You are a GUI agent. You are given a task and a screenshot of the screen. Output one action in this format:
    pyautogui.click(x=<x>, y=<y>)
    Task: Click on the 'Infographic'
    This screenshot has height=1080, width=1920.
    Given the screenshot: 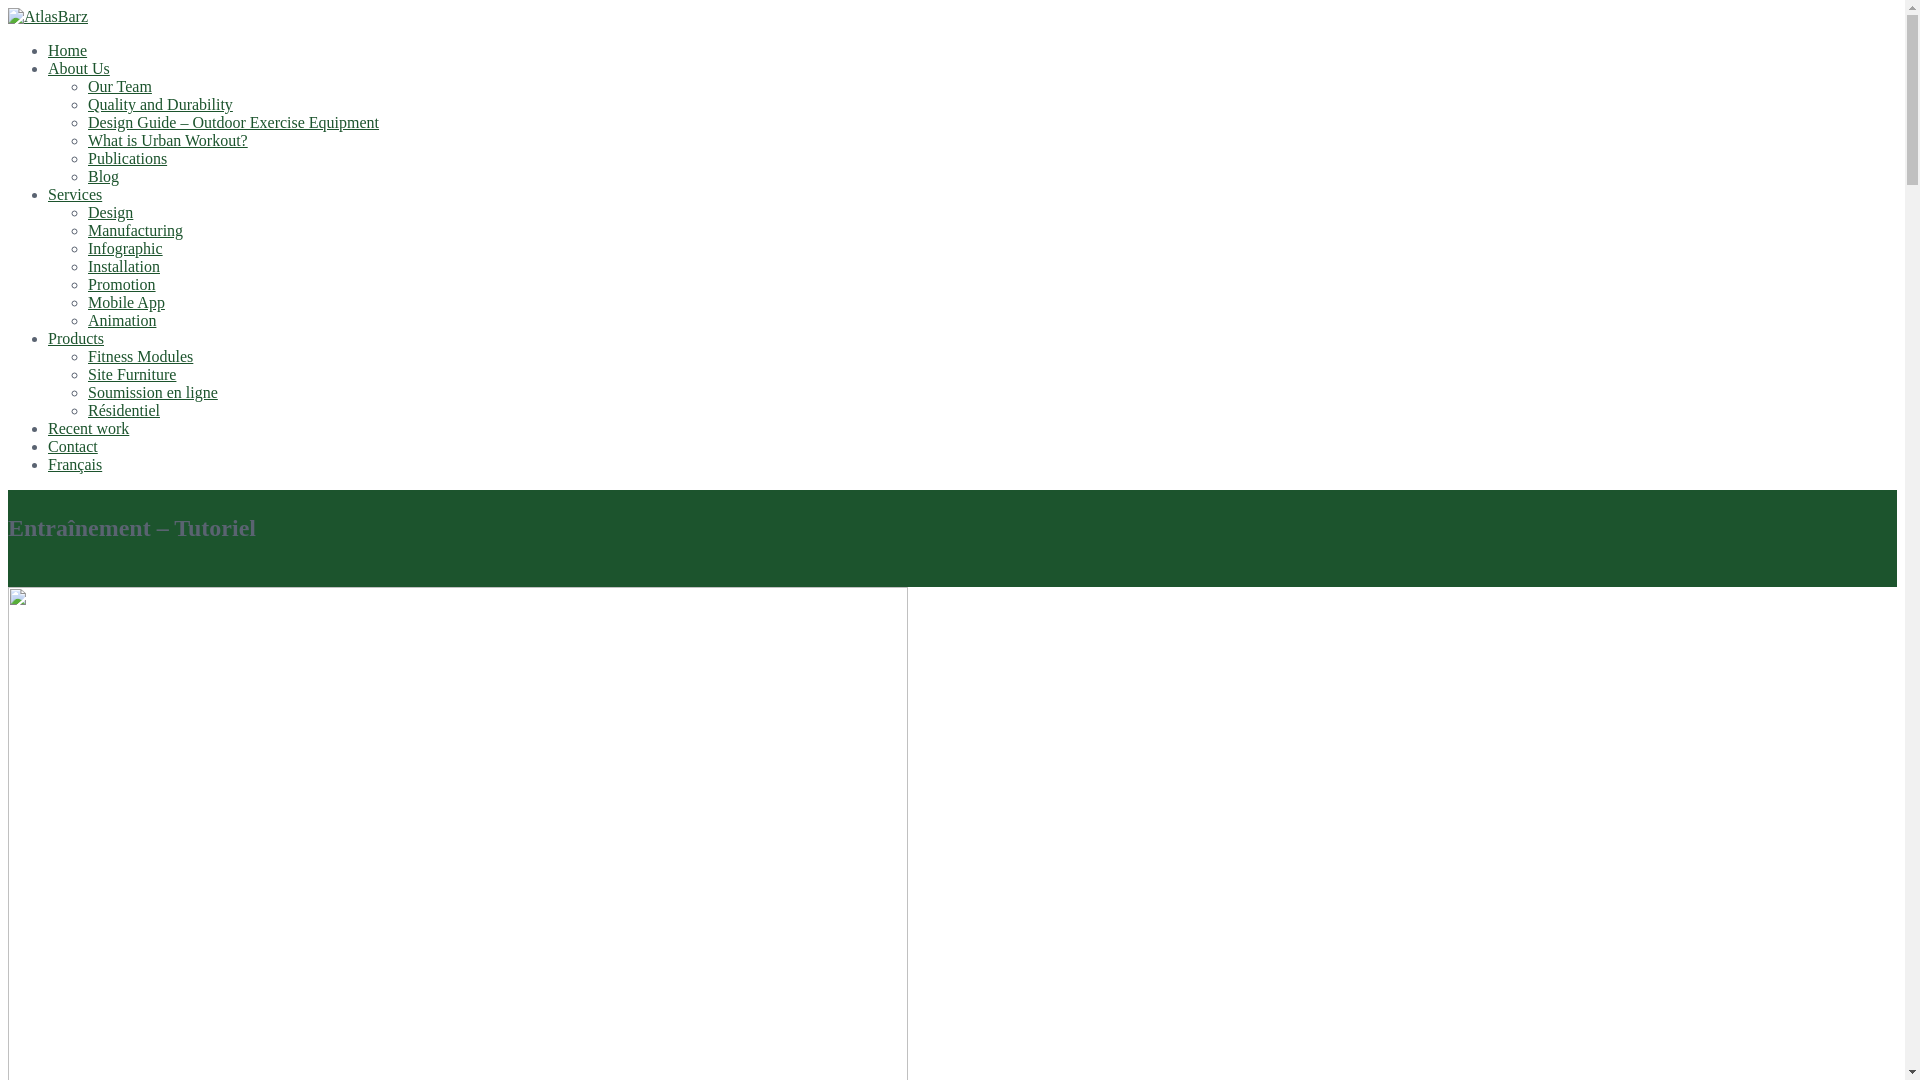 What is the action you would take?
    pyautogui.click(x=124, y=247)
    